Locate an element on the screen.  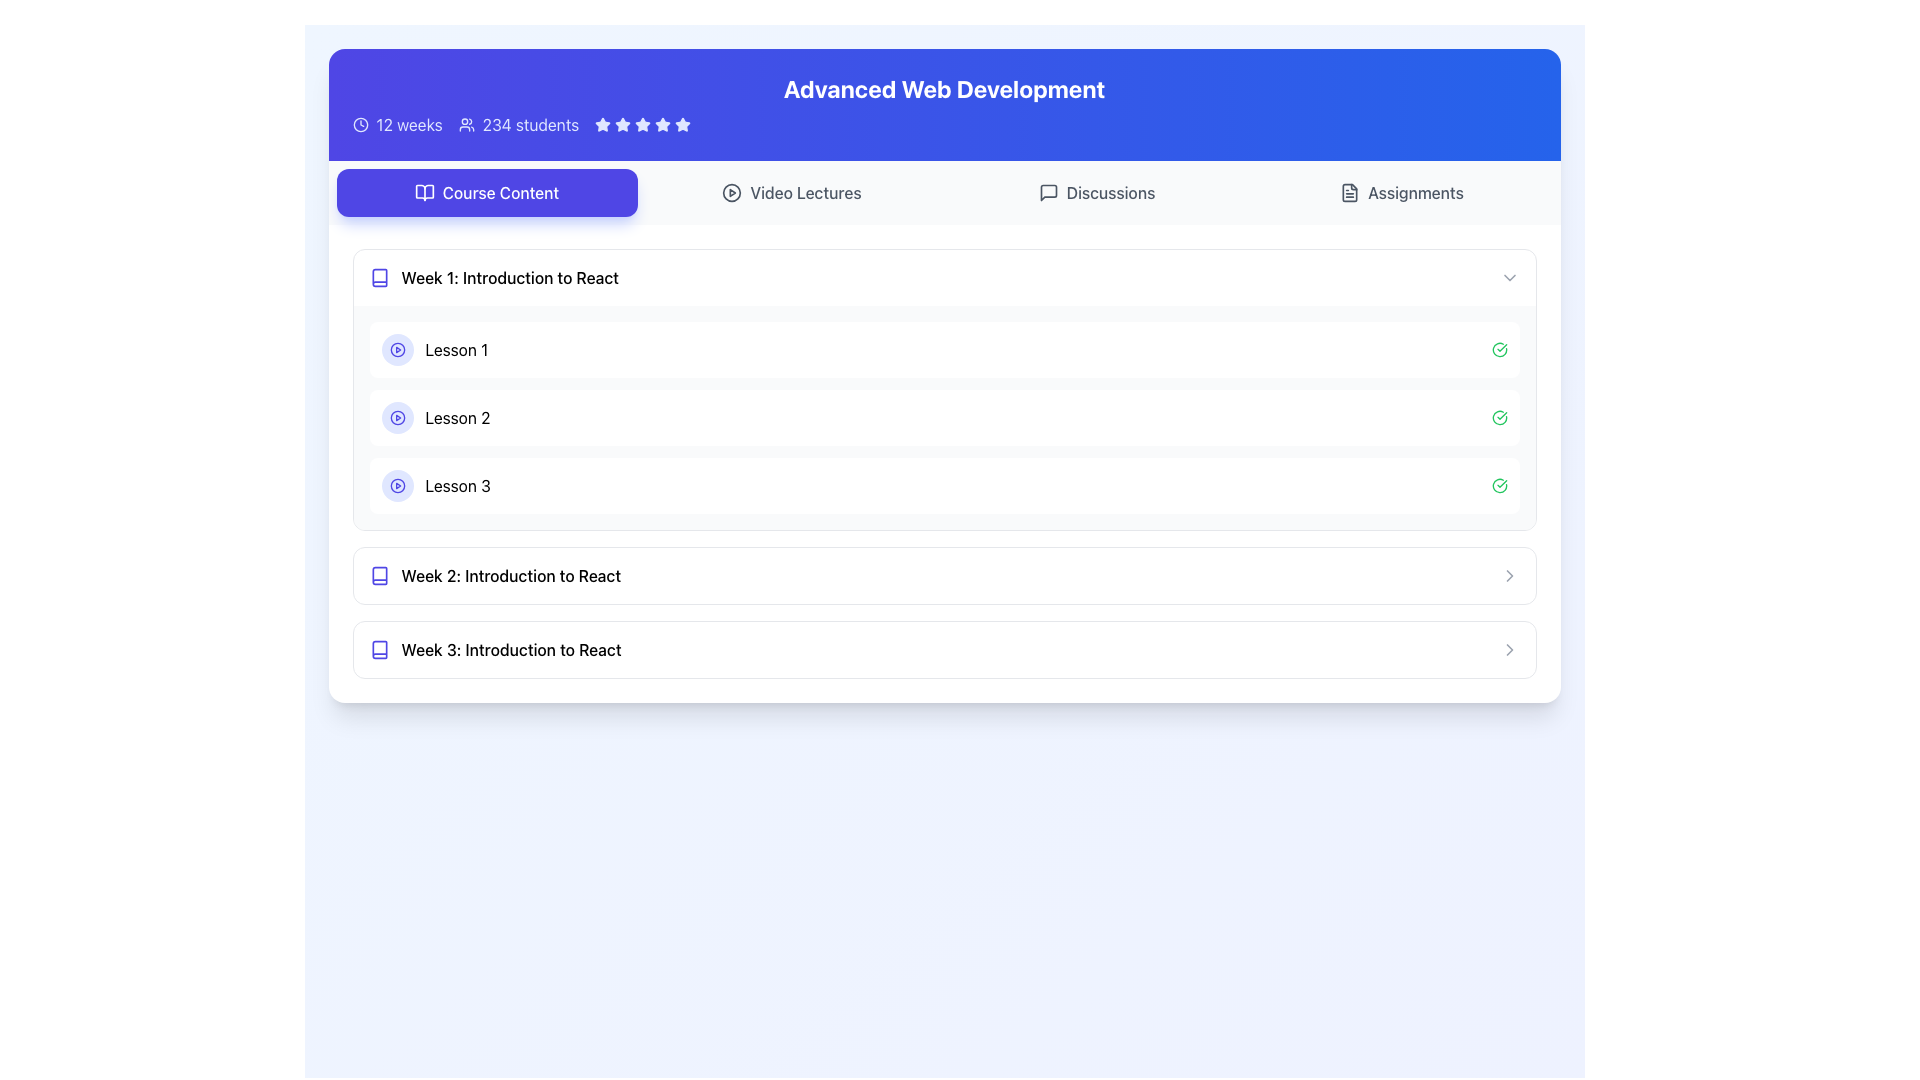
the icon representing the students enrolled in the course, located in the banner section near the text '234 students' and to the right of the '12 weeks' information is located at coordinates (465, 124).